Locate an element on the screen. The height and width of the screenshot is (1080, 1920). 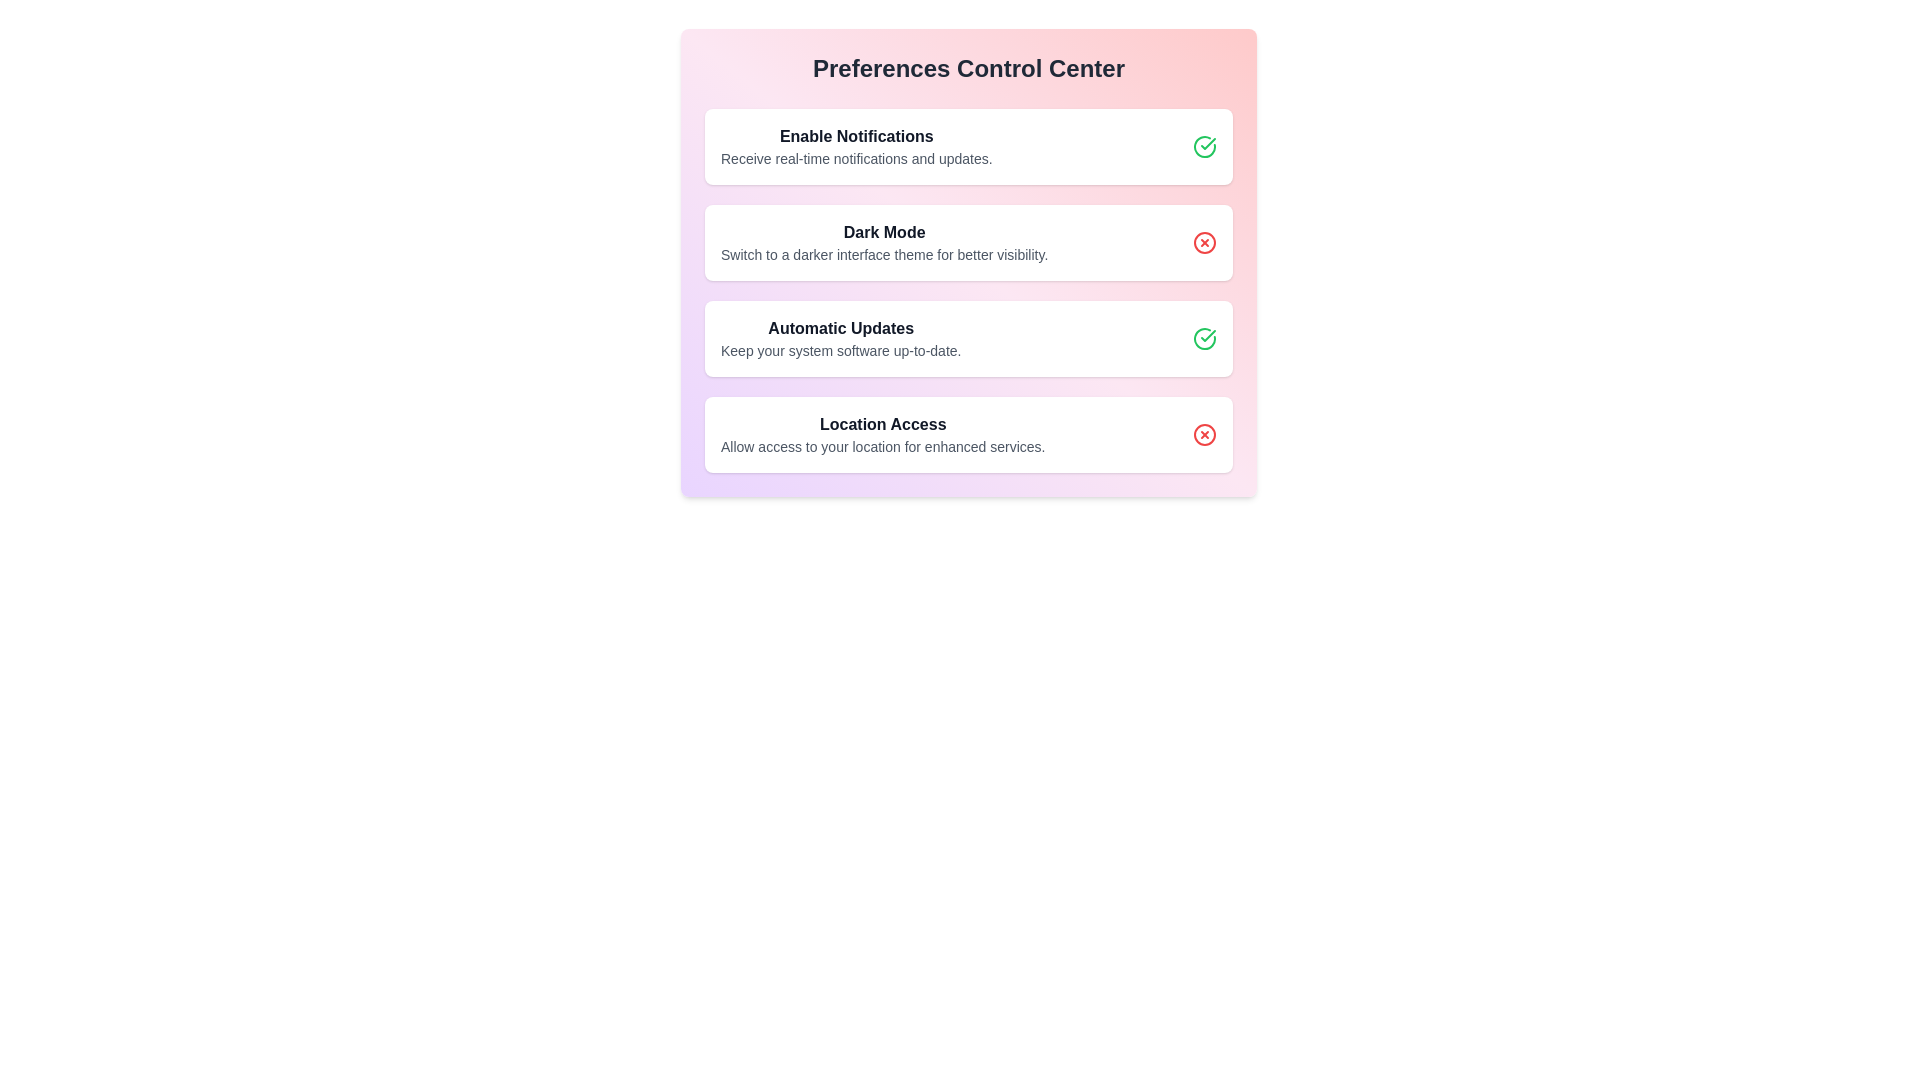
descriptive text of the Text-display element that describes the Dark Mode functionality, located in the Preferences Control Center between 'Enable Notifications' and 'Automatic Updates' is located at coordinates (883, 242).